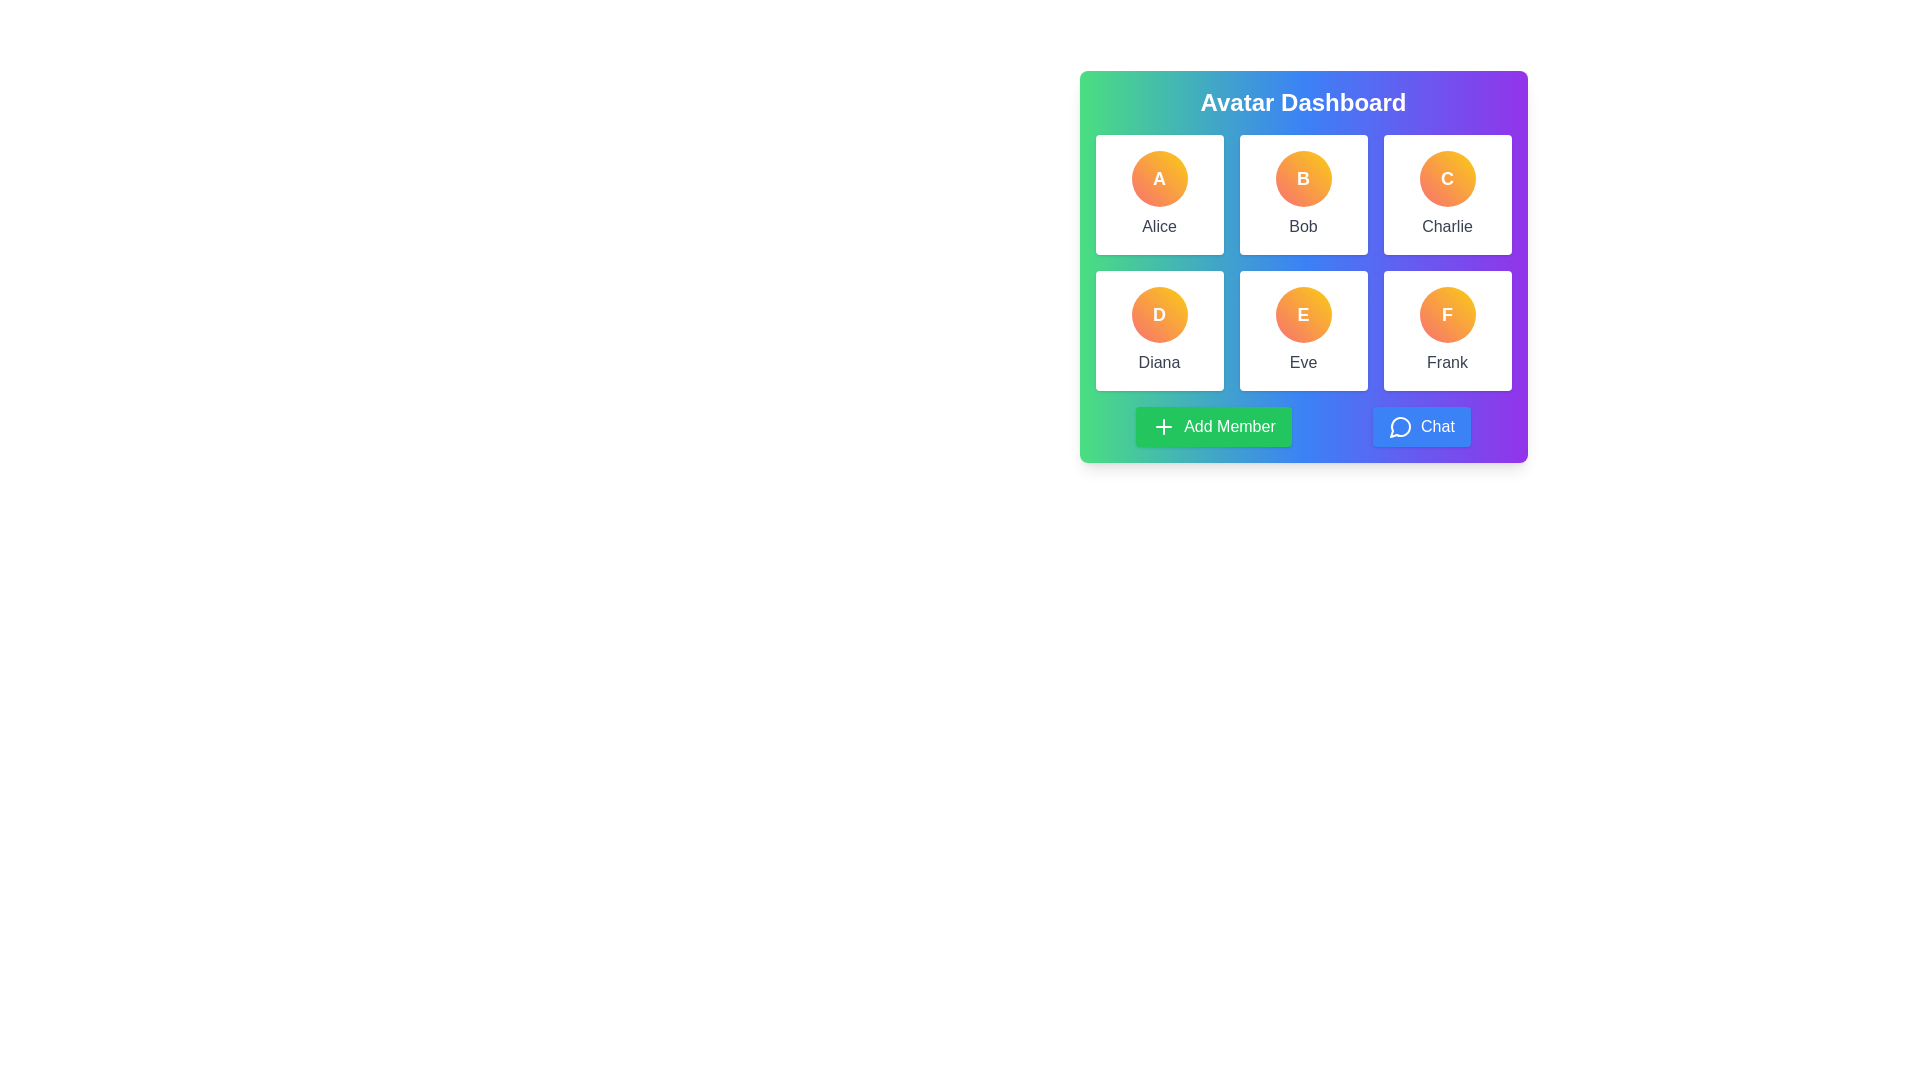  What do you see at coordinates (1447, 177) in the screenshot?
I see `the Avatar Icon representing 'Charlie' located in the top row, third column of the grid under 'Avatar Dashboard'` at bounding box center [1447, 177].